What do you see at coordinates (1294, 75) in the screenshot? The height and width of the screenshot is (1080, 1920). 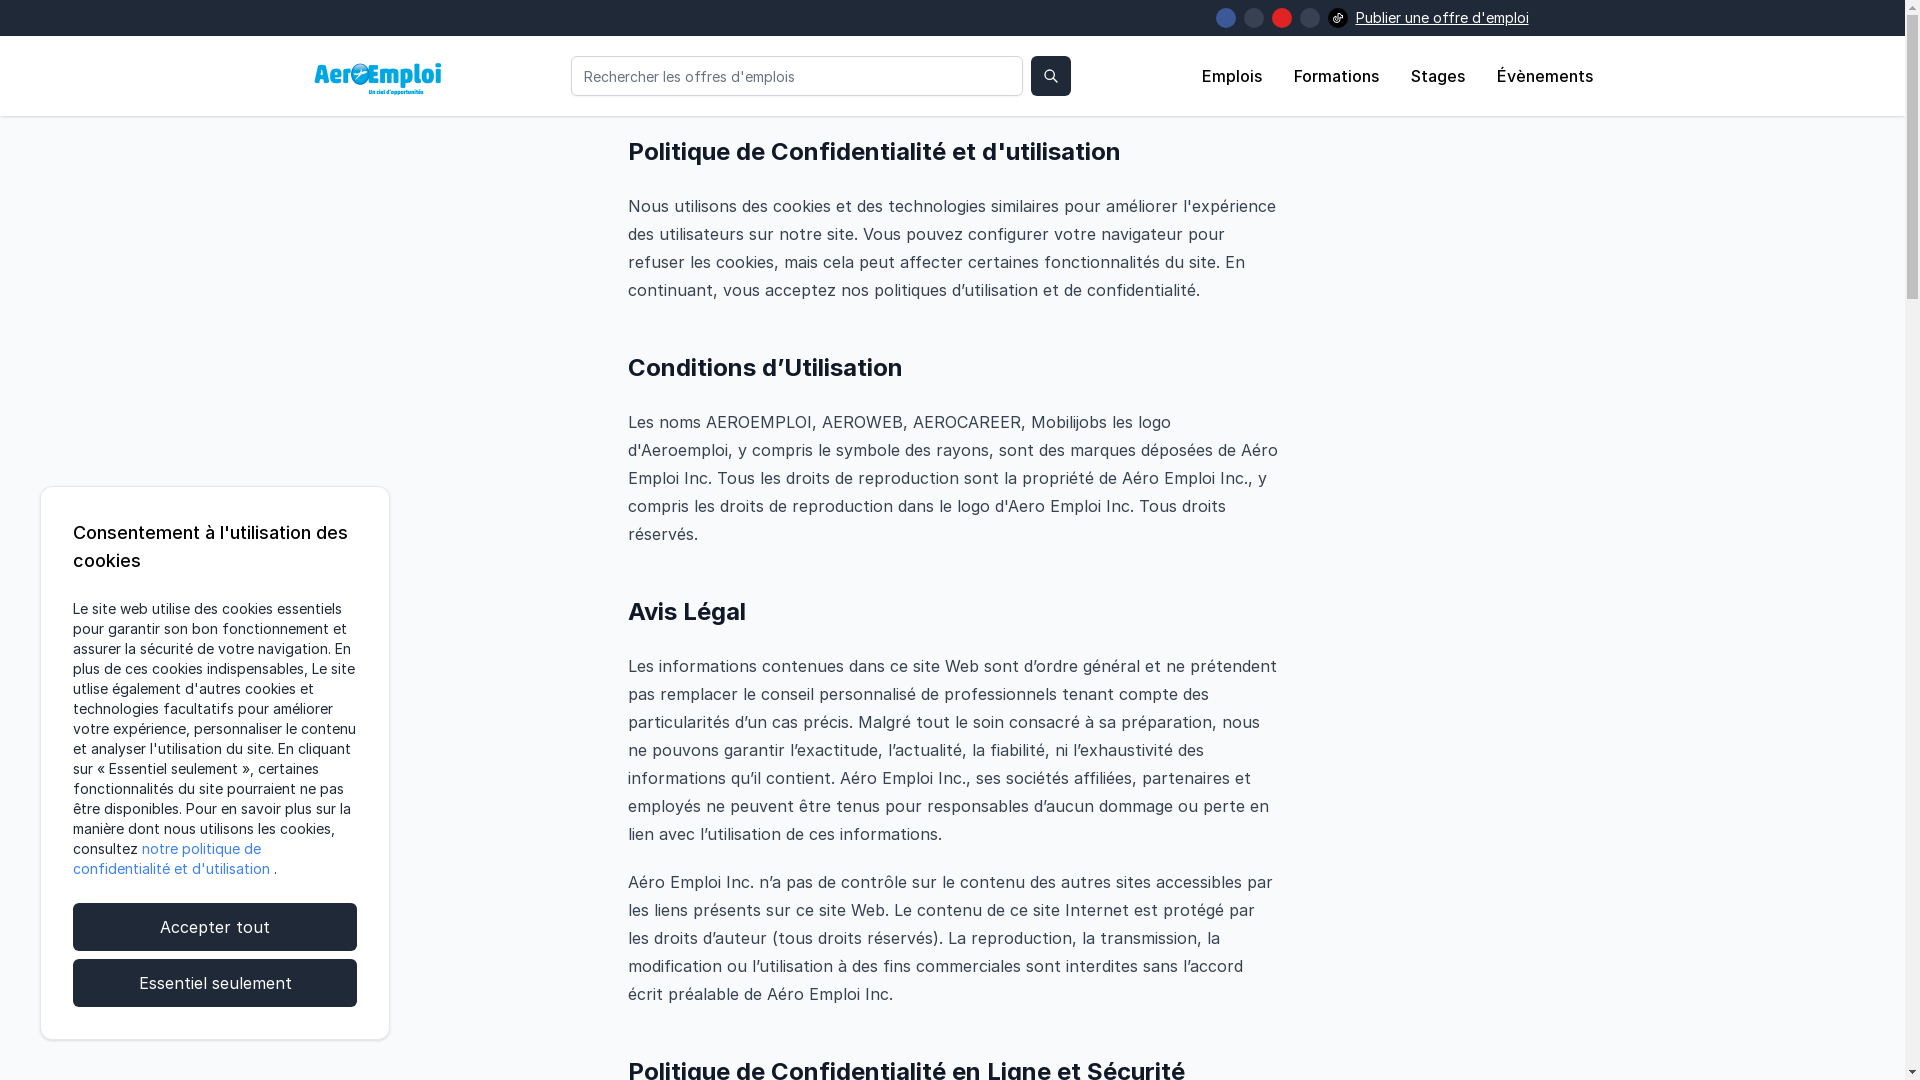 I see `'Formations'` at bounding box center [1294, 75].